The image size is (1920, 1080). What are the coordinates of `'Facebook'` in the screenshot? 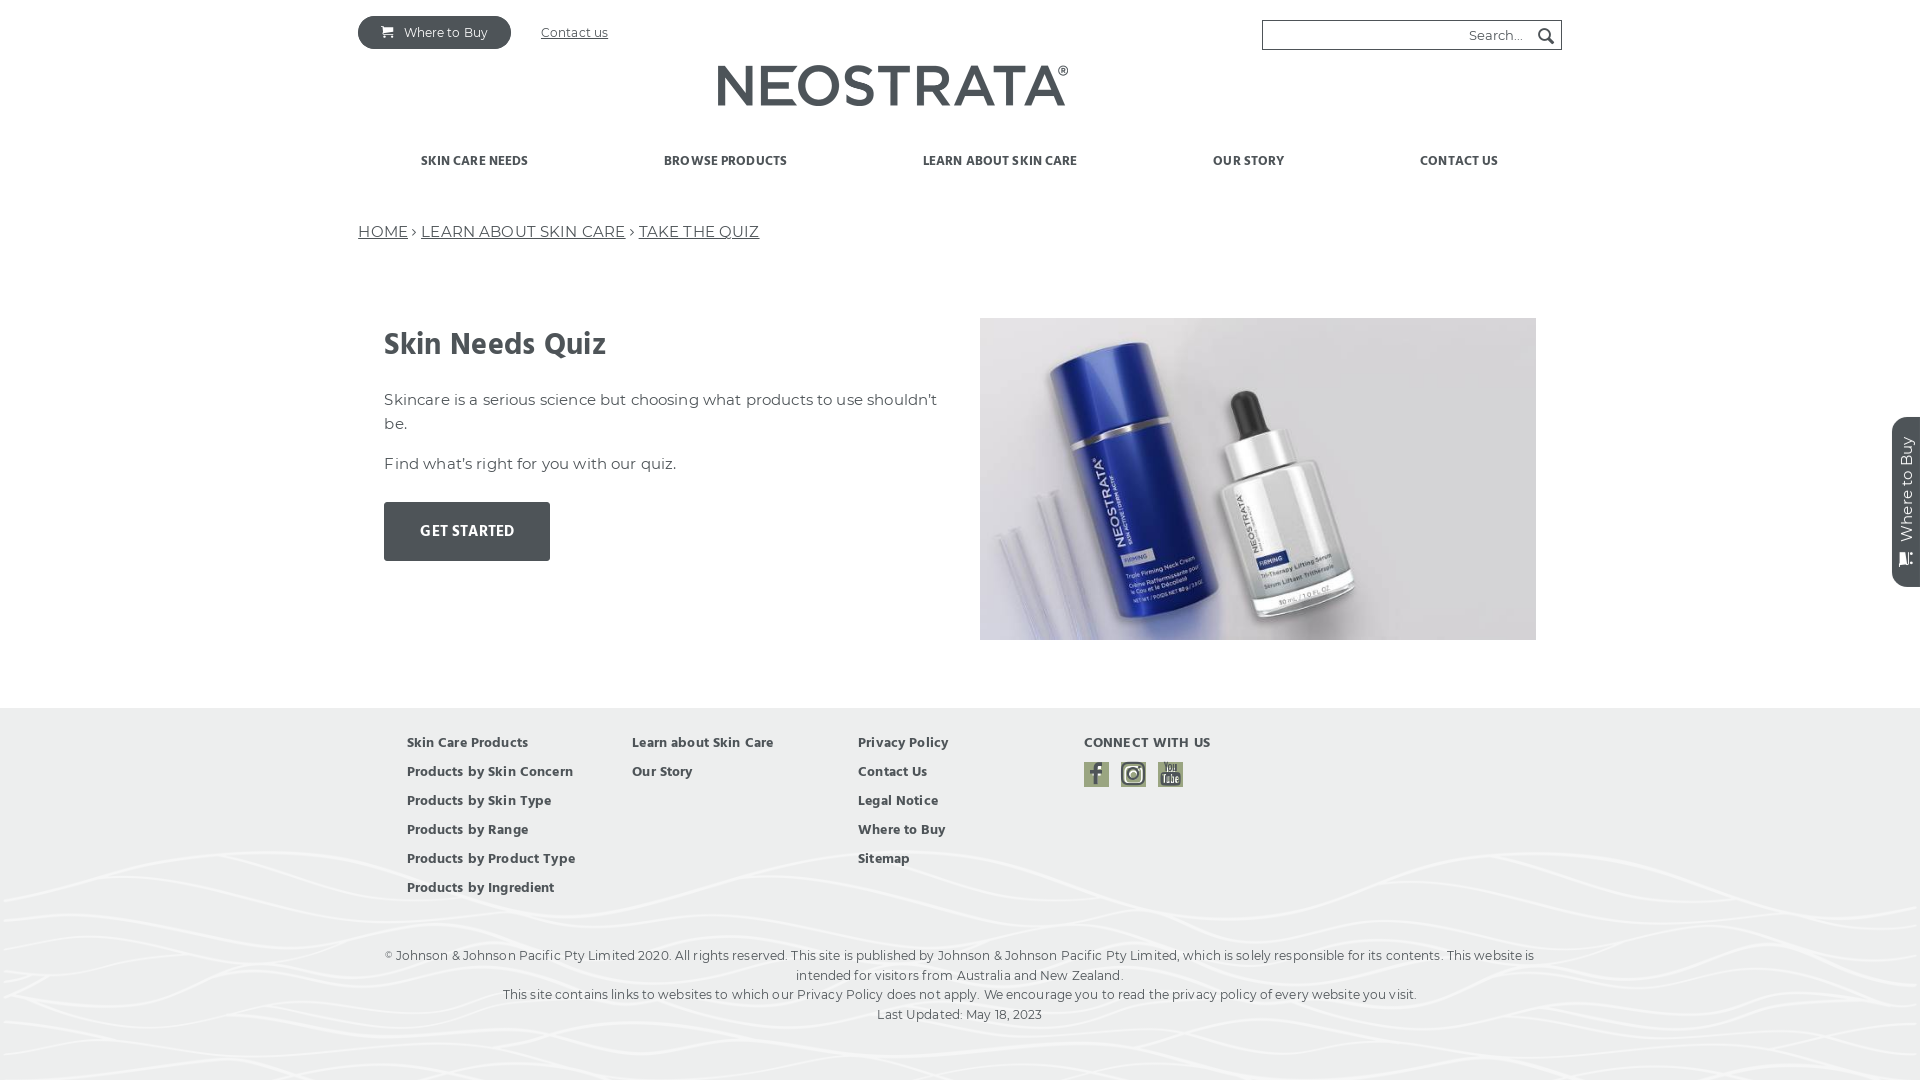 It's located at (1083, 773).